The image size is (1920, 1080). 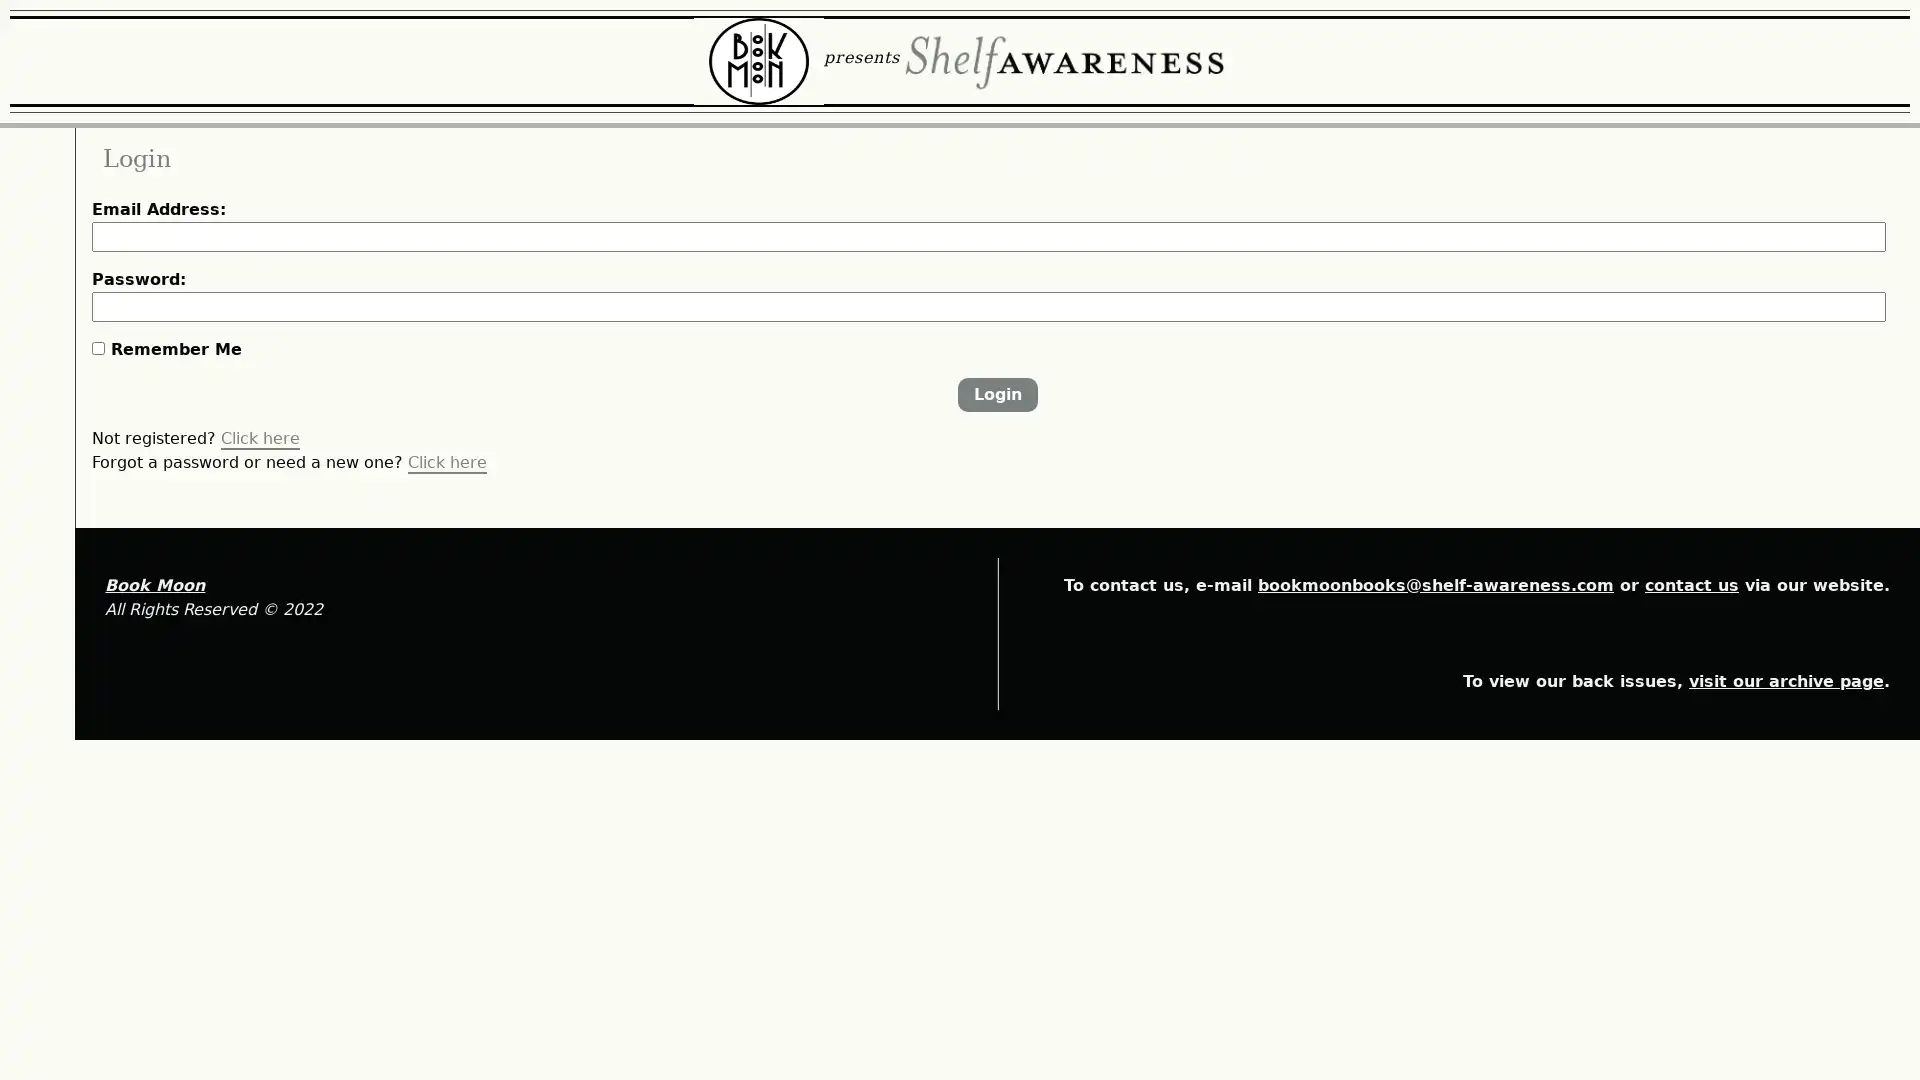 I want to click on Login, so click(x=1084, y=515).